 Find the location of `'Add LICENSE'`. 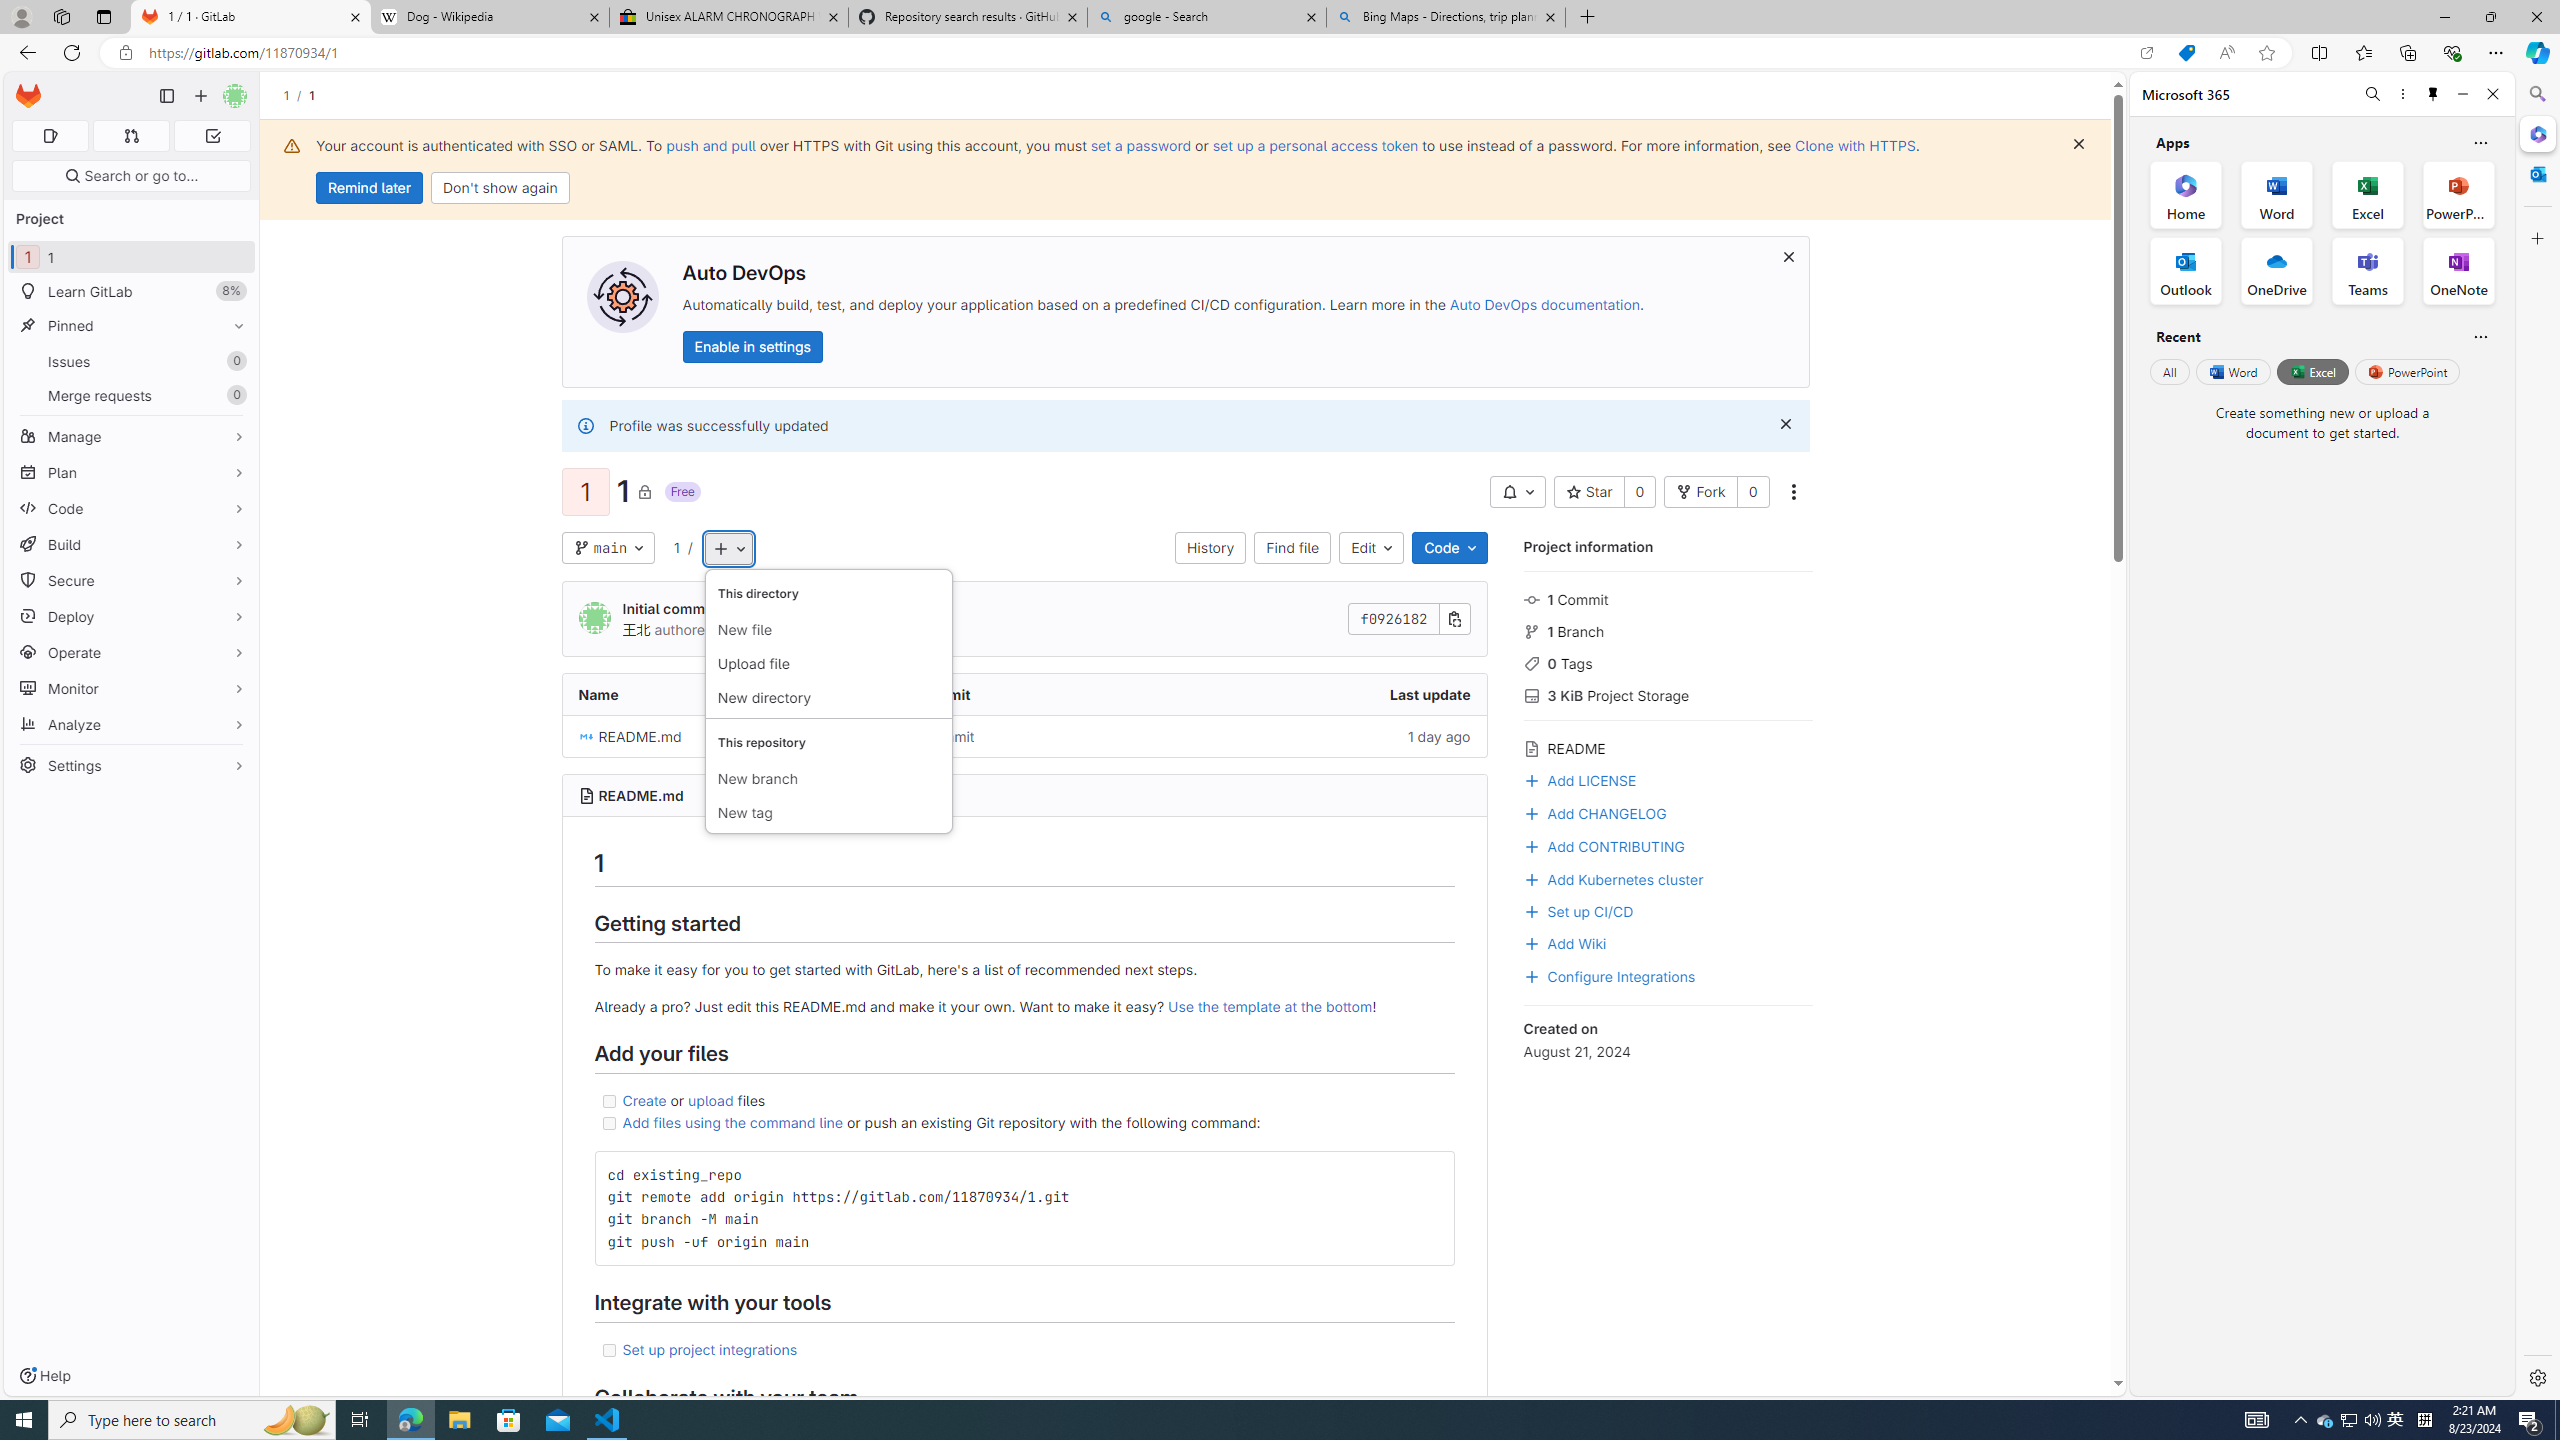

'Add LICENSE' is located at coordinates (1578, 778).